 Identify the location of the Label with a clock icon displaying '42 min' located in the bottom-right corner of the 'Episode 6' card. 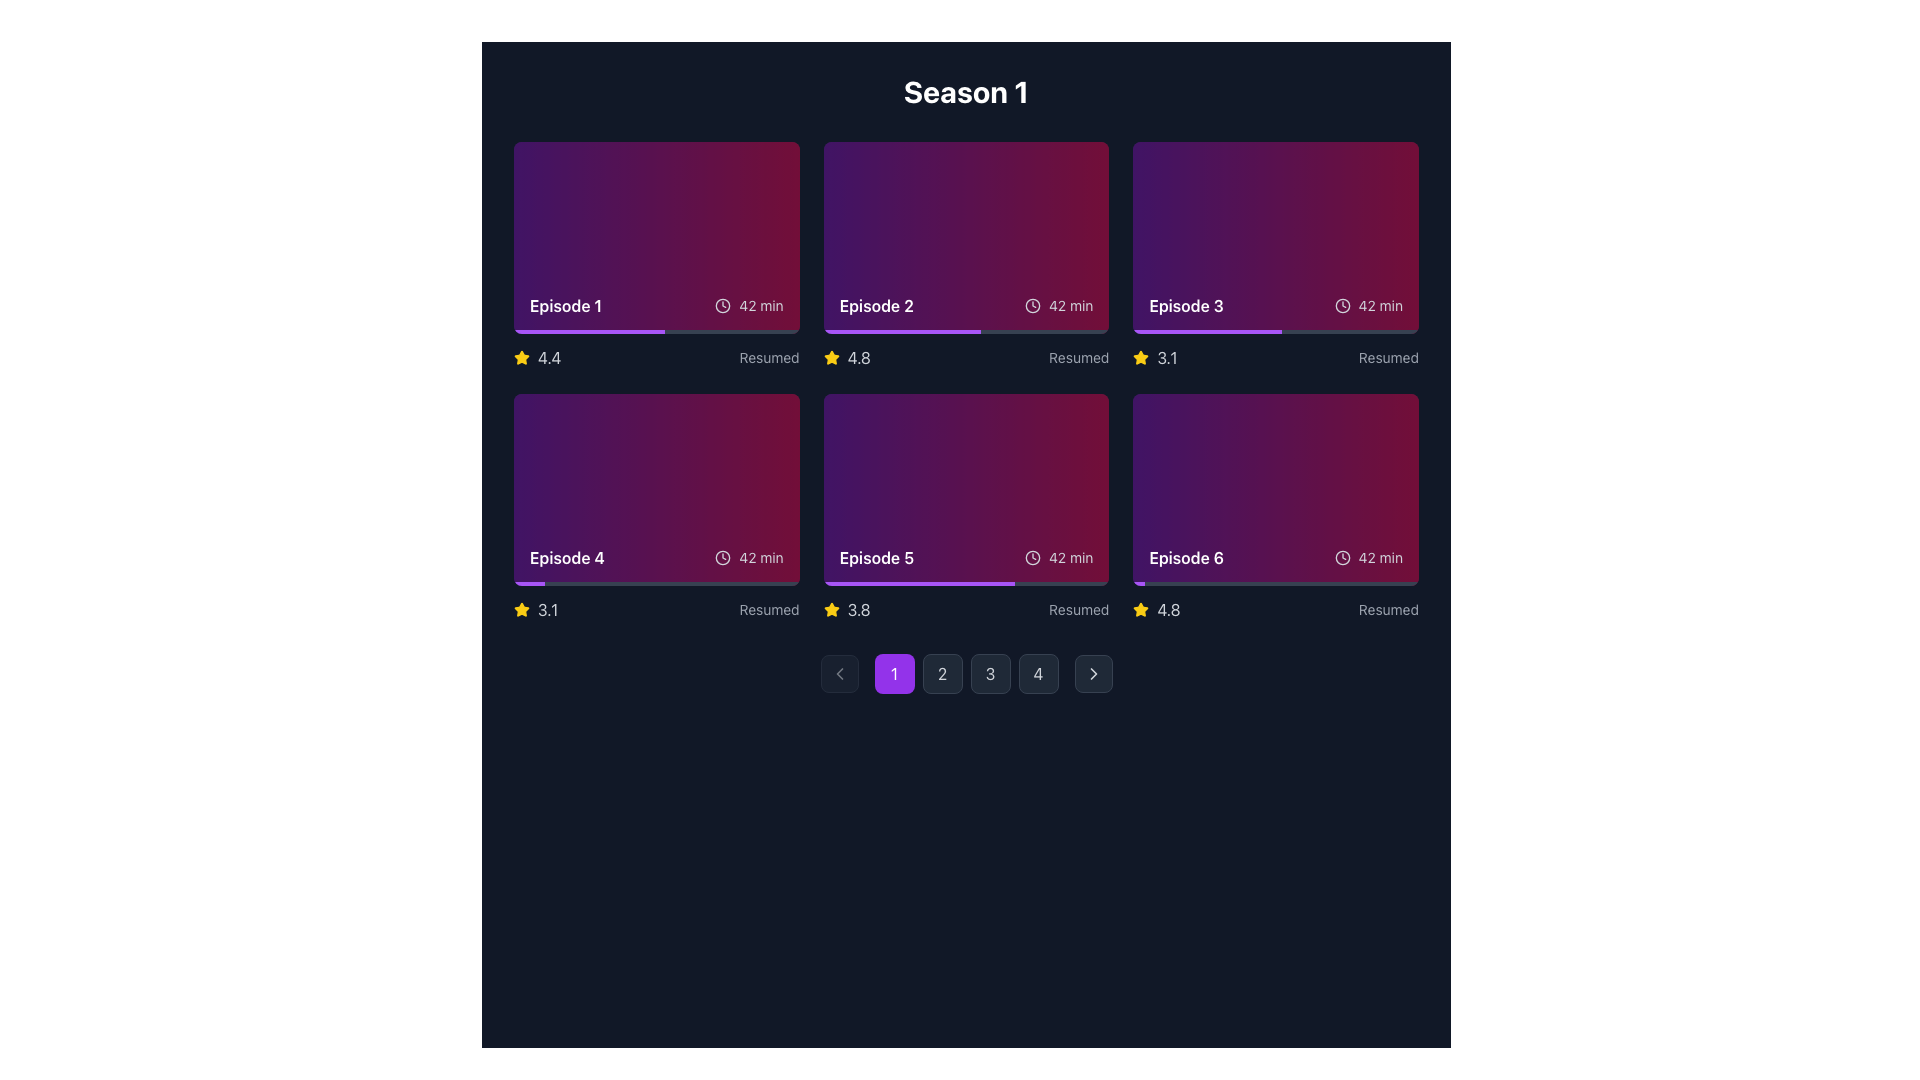
(1367, 558).